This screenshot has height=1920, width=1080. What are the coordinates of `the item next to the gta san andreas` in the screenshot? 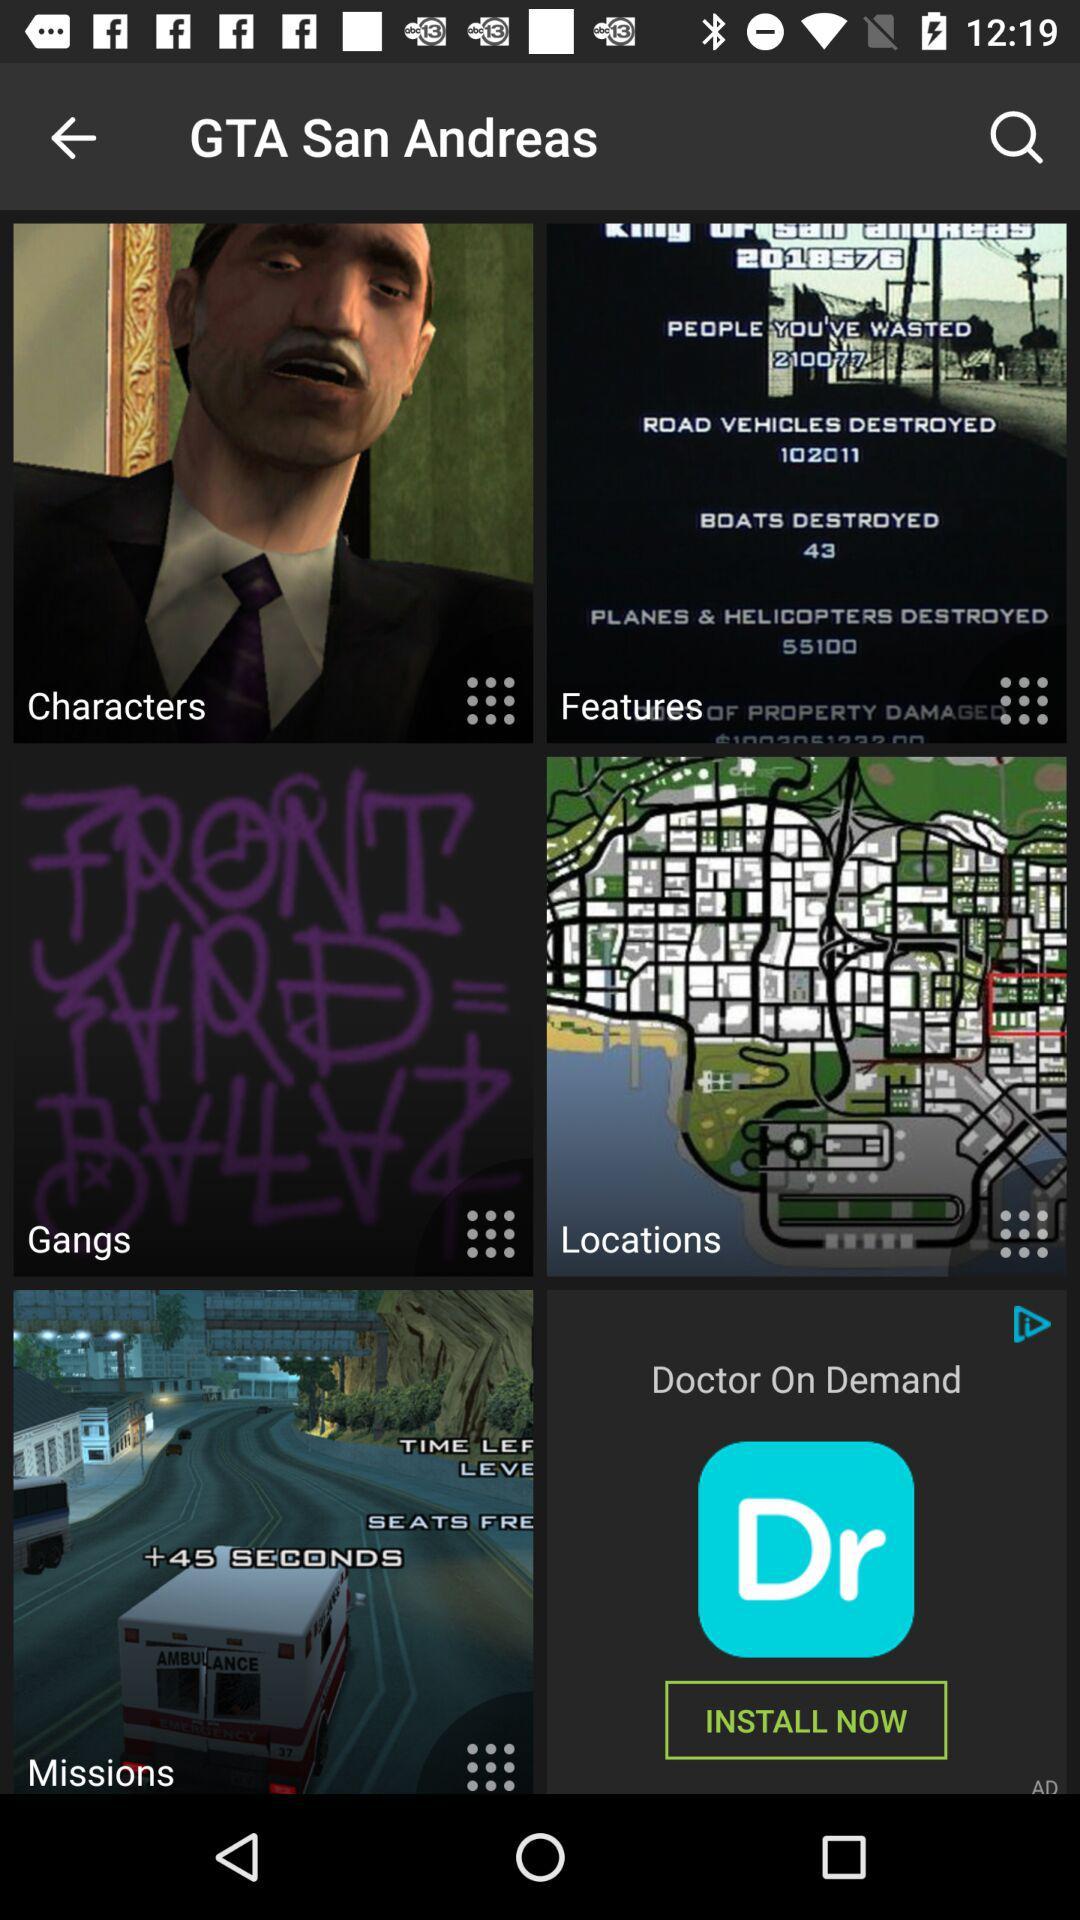 It's located at (1017, 135).